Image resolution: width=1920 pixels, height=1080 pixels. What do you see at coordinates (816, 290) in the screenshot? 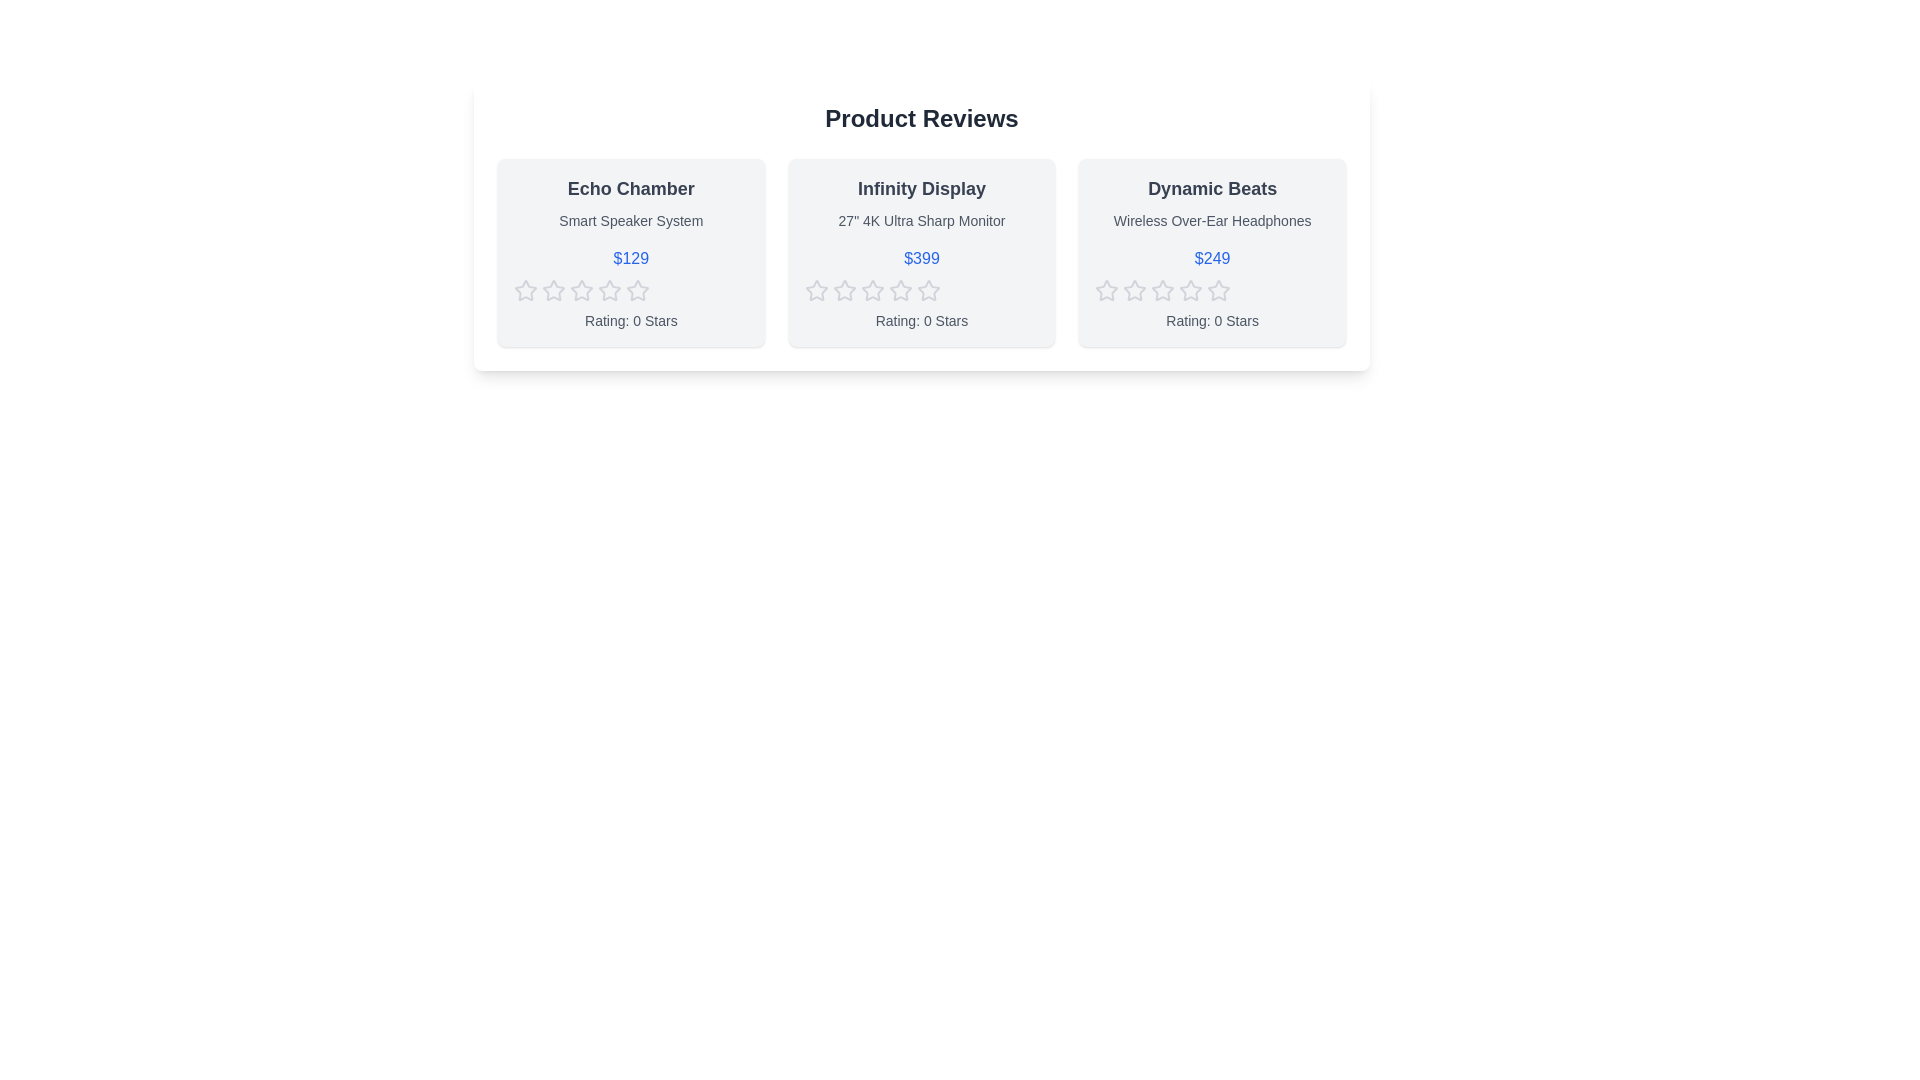
I see `the first outlined star icon used for rating under the product labeled 'Infinity Display'` at bounding box center [816, 290].